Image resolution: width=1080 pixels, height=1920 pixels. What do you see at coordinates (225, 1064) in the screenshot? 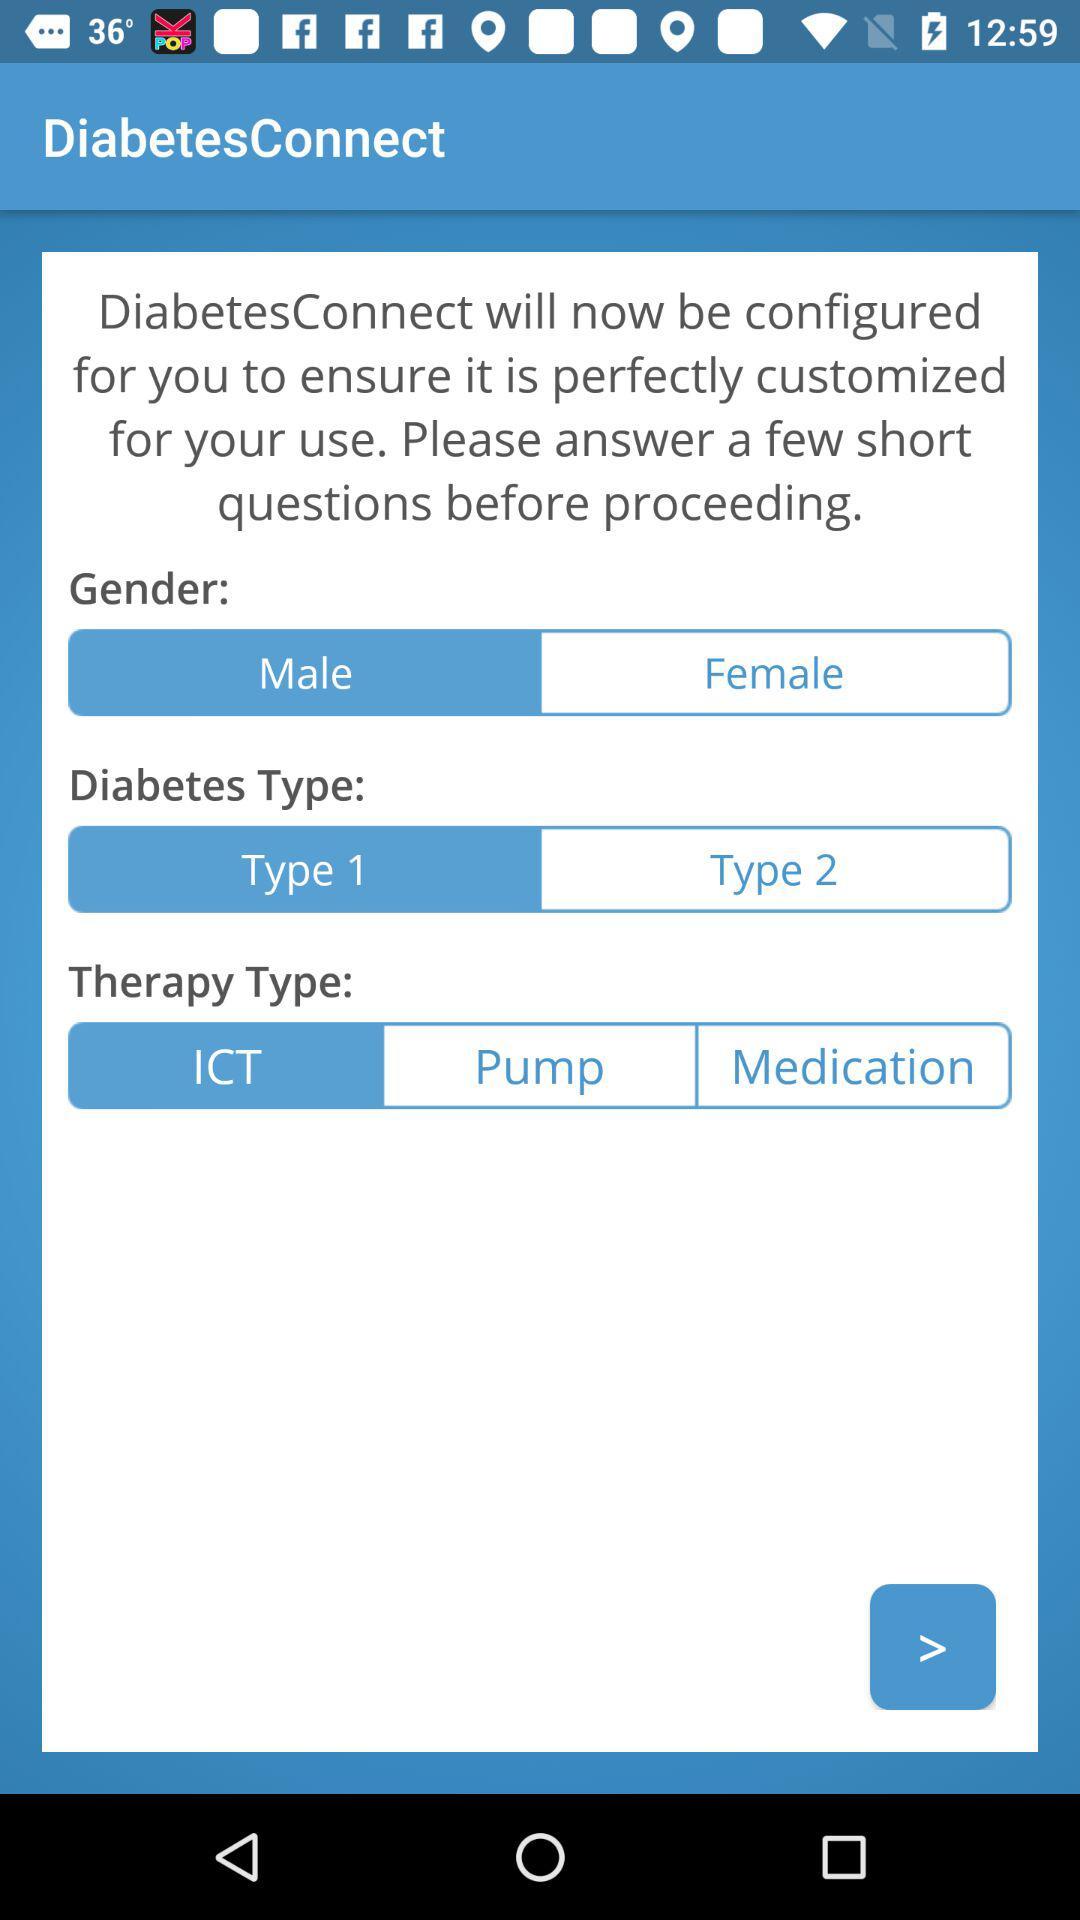
I see `ict item` at bounding box center [225, 1064].